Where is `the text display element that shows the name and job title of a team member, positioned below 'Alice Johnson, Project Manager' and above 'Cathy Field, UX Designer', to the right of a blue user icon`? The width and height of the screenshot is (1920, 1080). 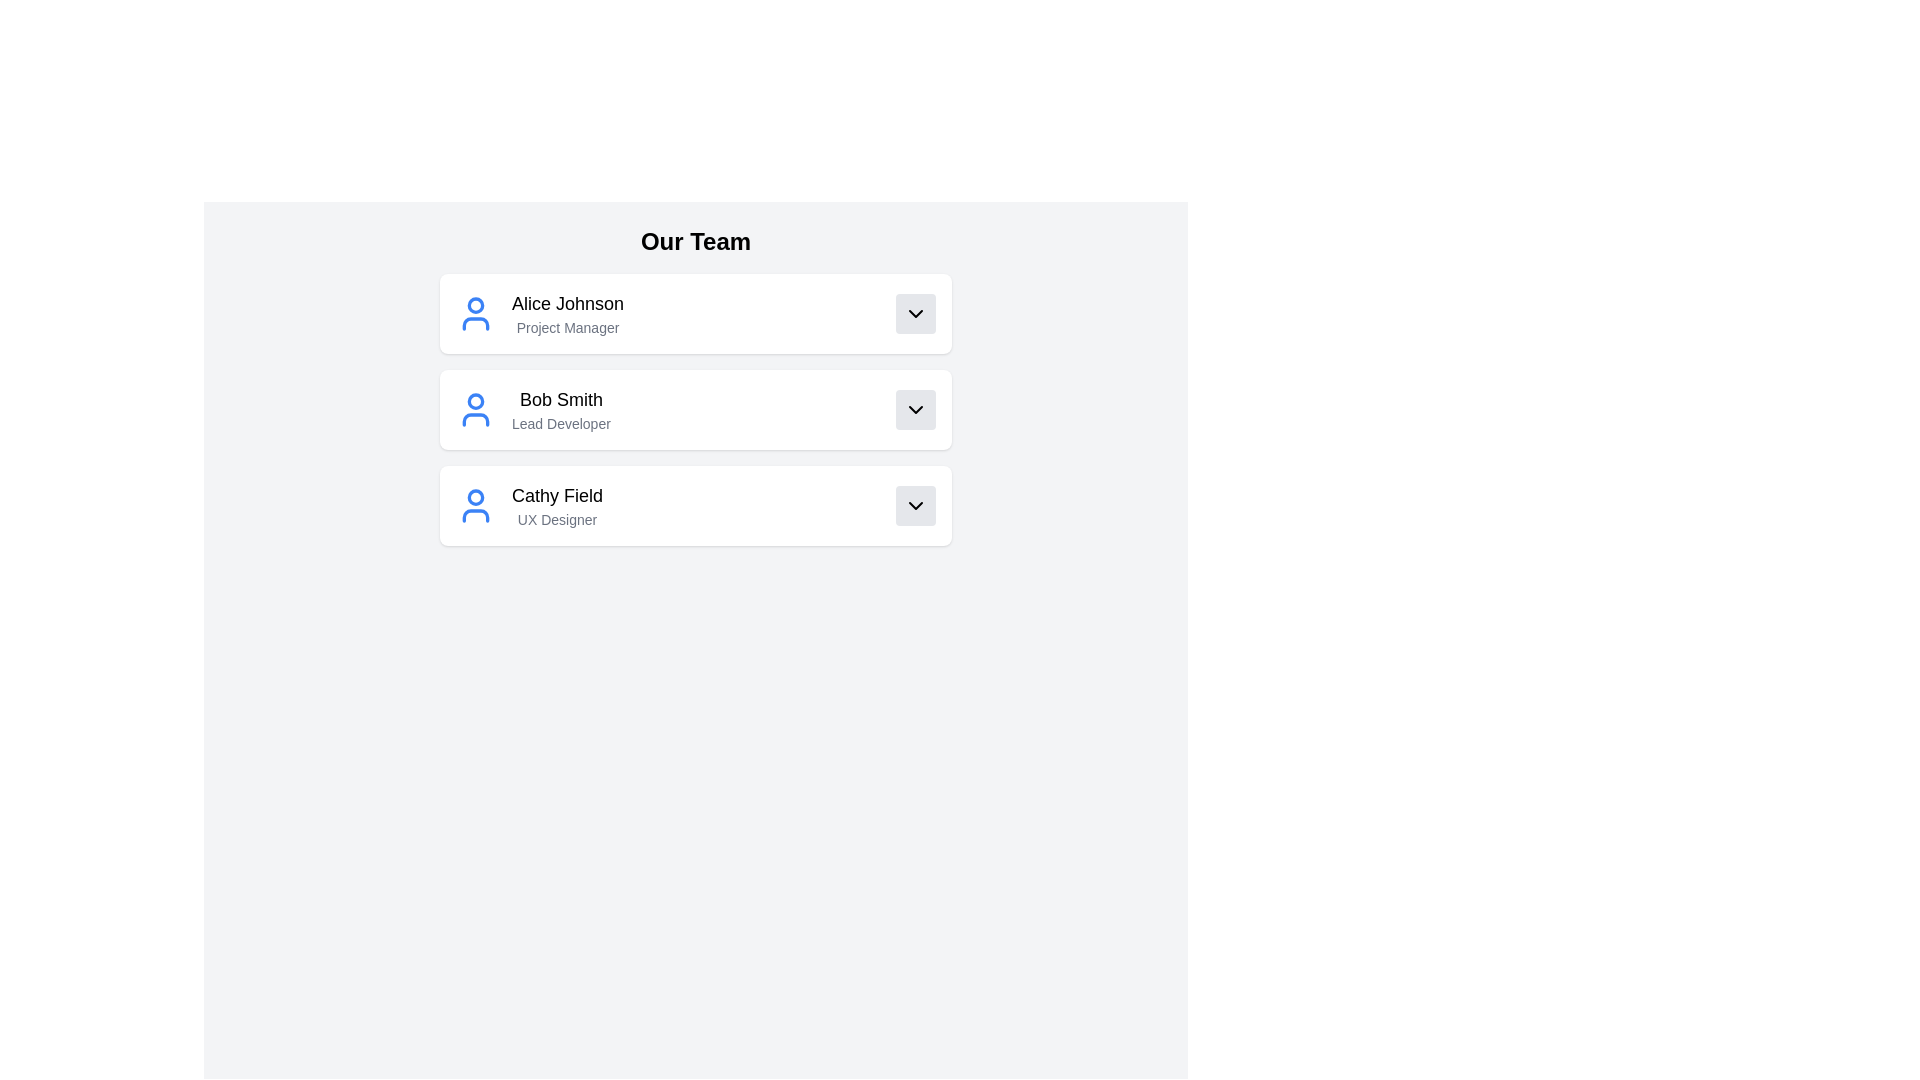 the text display element that shows the name and job title of a team member, positioned below 'Alice Johnson, Project Manager' and above 'Cathy Field, UX Designer', to the right of a blue user icon is located at coordinates (560, 408).